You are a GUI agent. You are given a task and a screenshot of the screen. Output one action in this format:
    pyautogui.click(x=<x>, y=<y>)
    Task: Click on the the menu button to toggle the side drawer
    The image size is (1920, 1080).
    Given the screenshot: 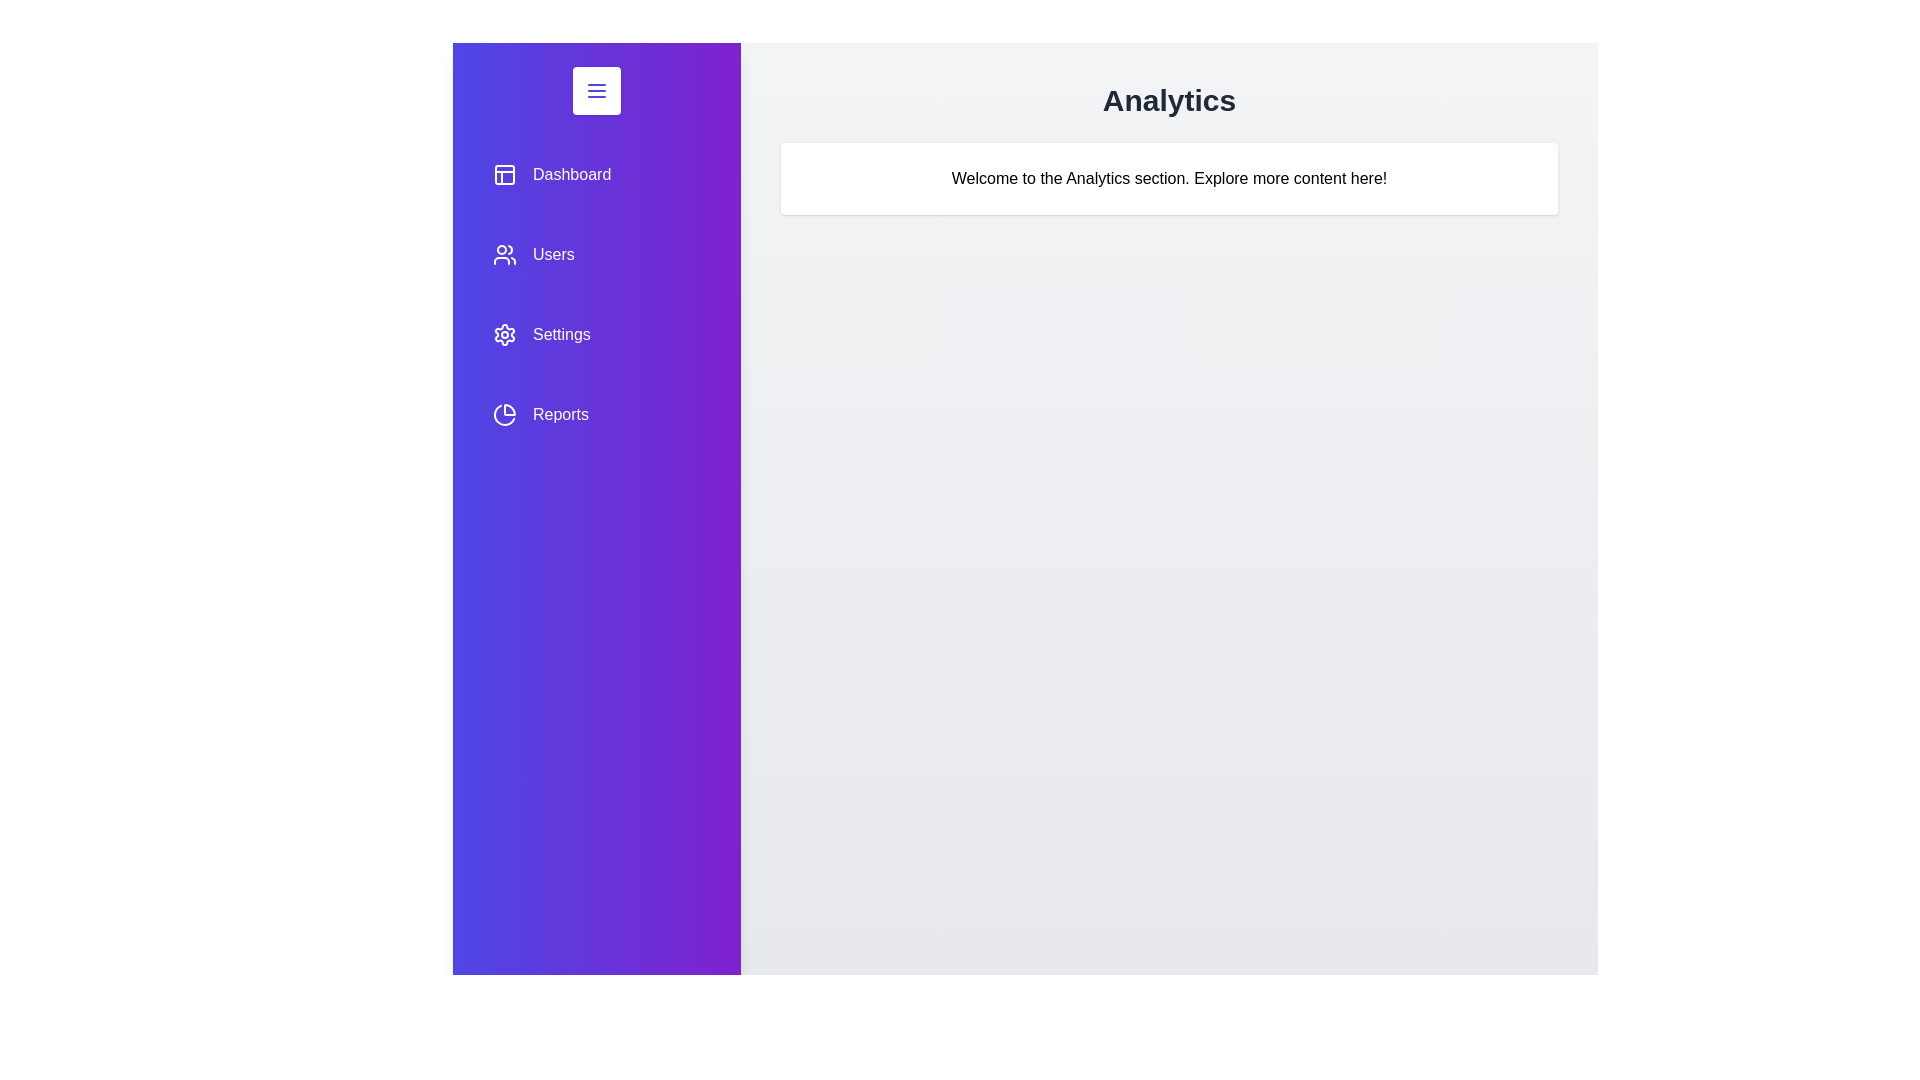 What is the action you would take?
    pyautogui.click(x=595, y=91)
    